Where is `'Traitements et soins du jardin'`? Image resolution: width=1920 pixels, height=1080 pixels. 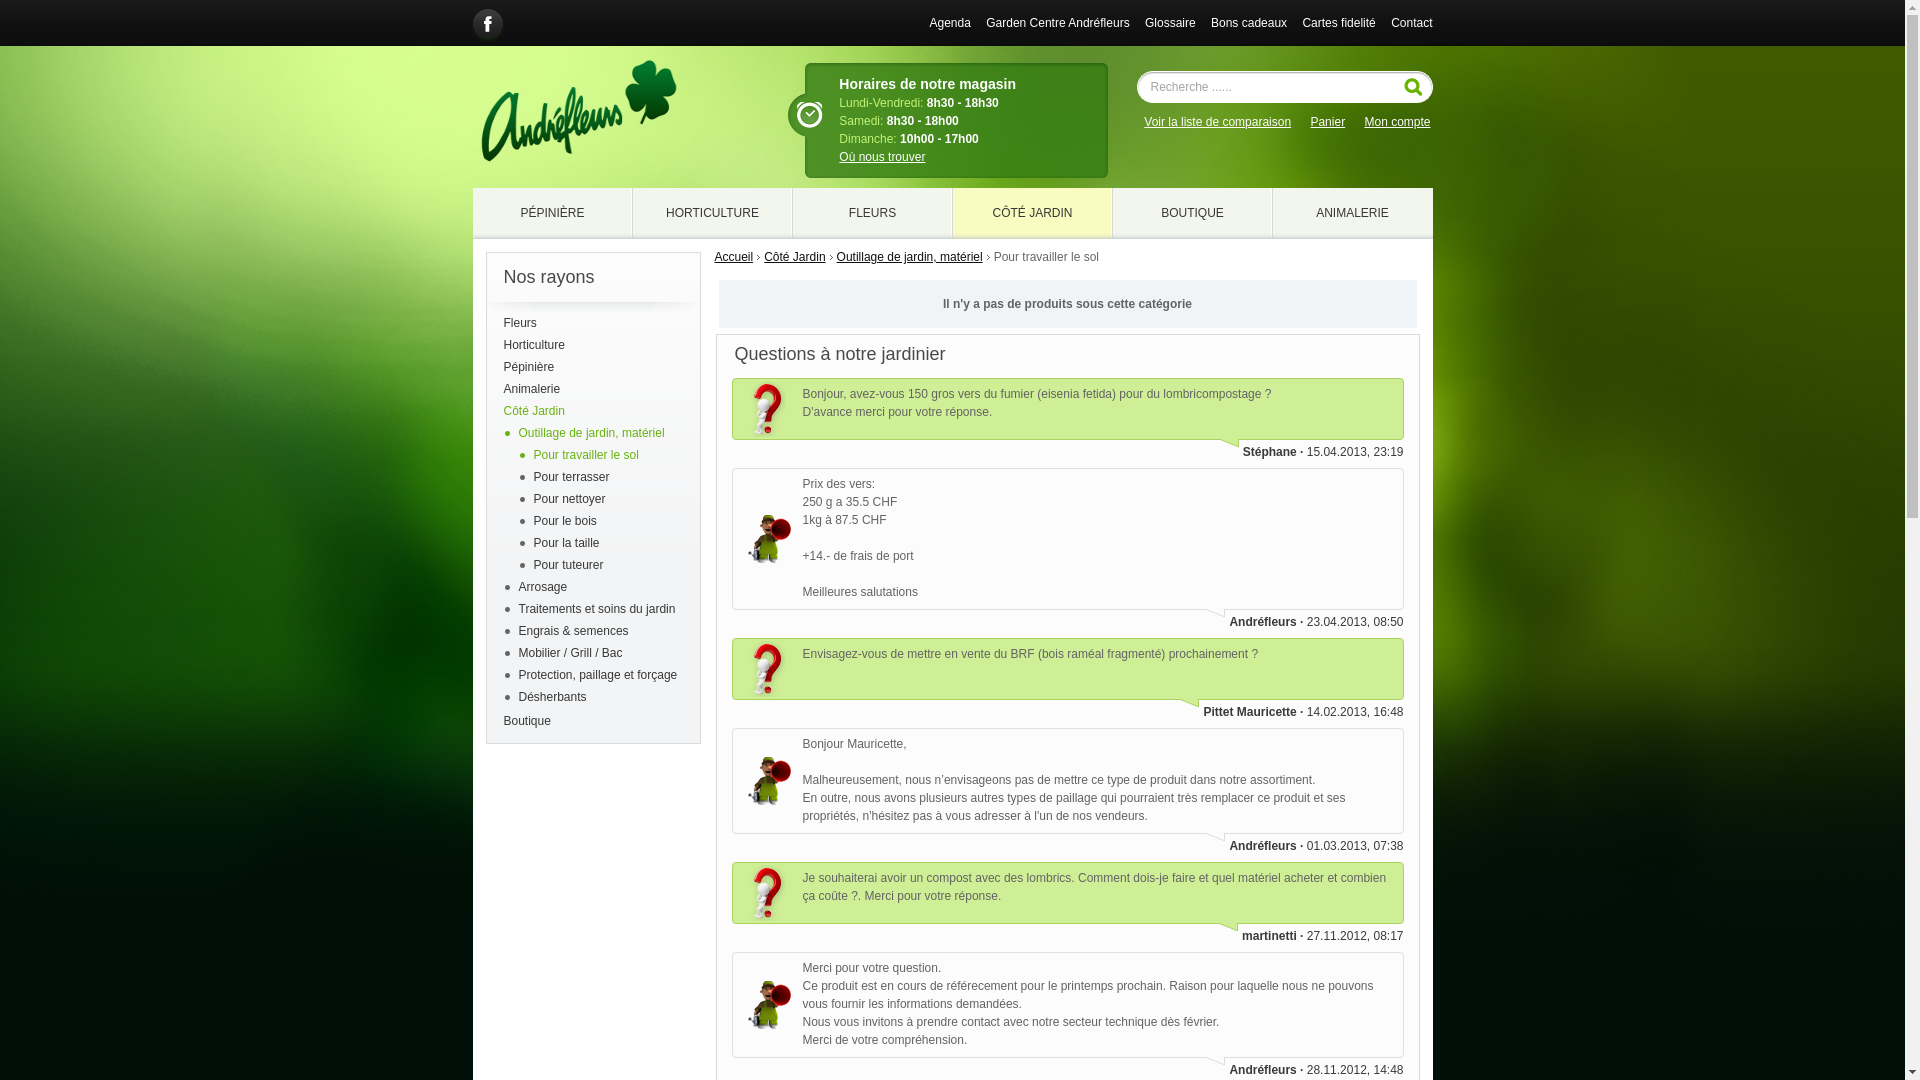 'Traitements et soins du jardin' is located at coordinates (595, 608).